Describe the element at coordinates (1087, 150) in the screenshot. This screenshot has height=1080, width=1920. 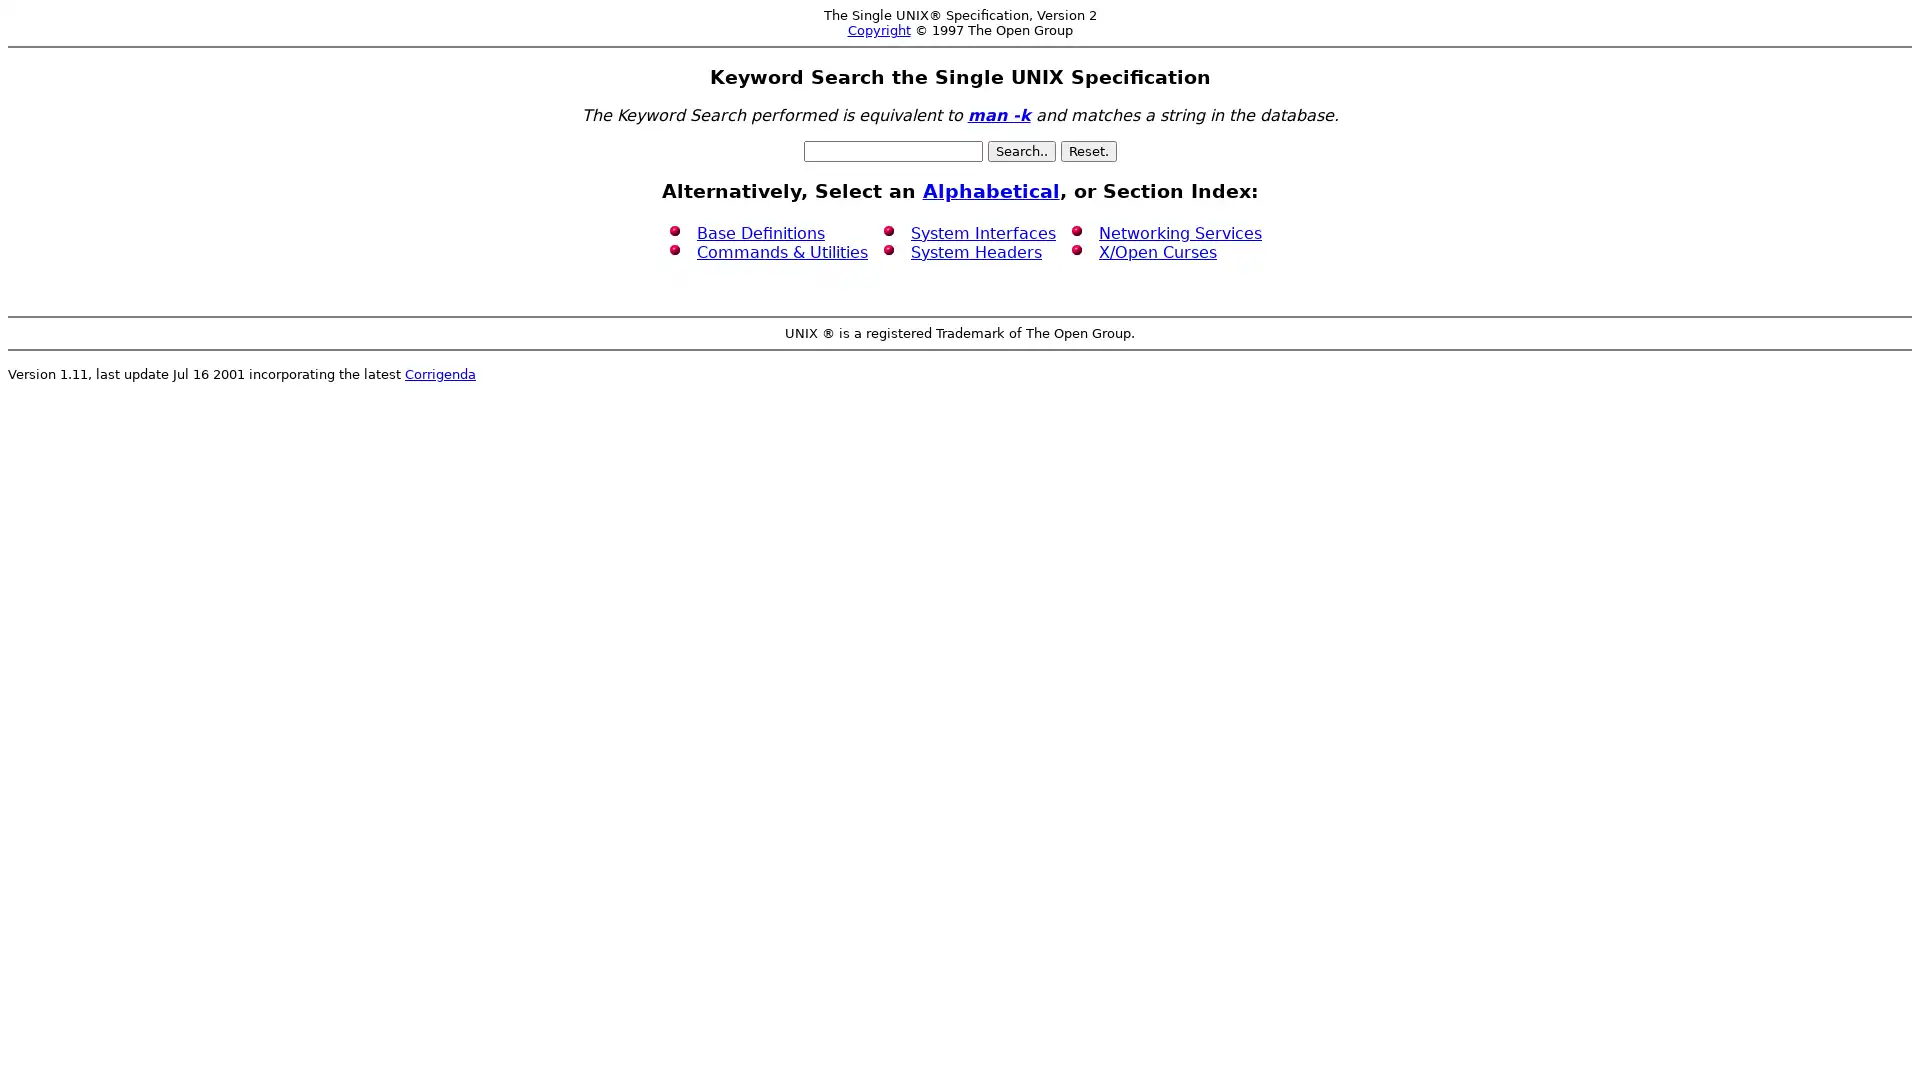
I see `Reset.` at that location.